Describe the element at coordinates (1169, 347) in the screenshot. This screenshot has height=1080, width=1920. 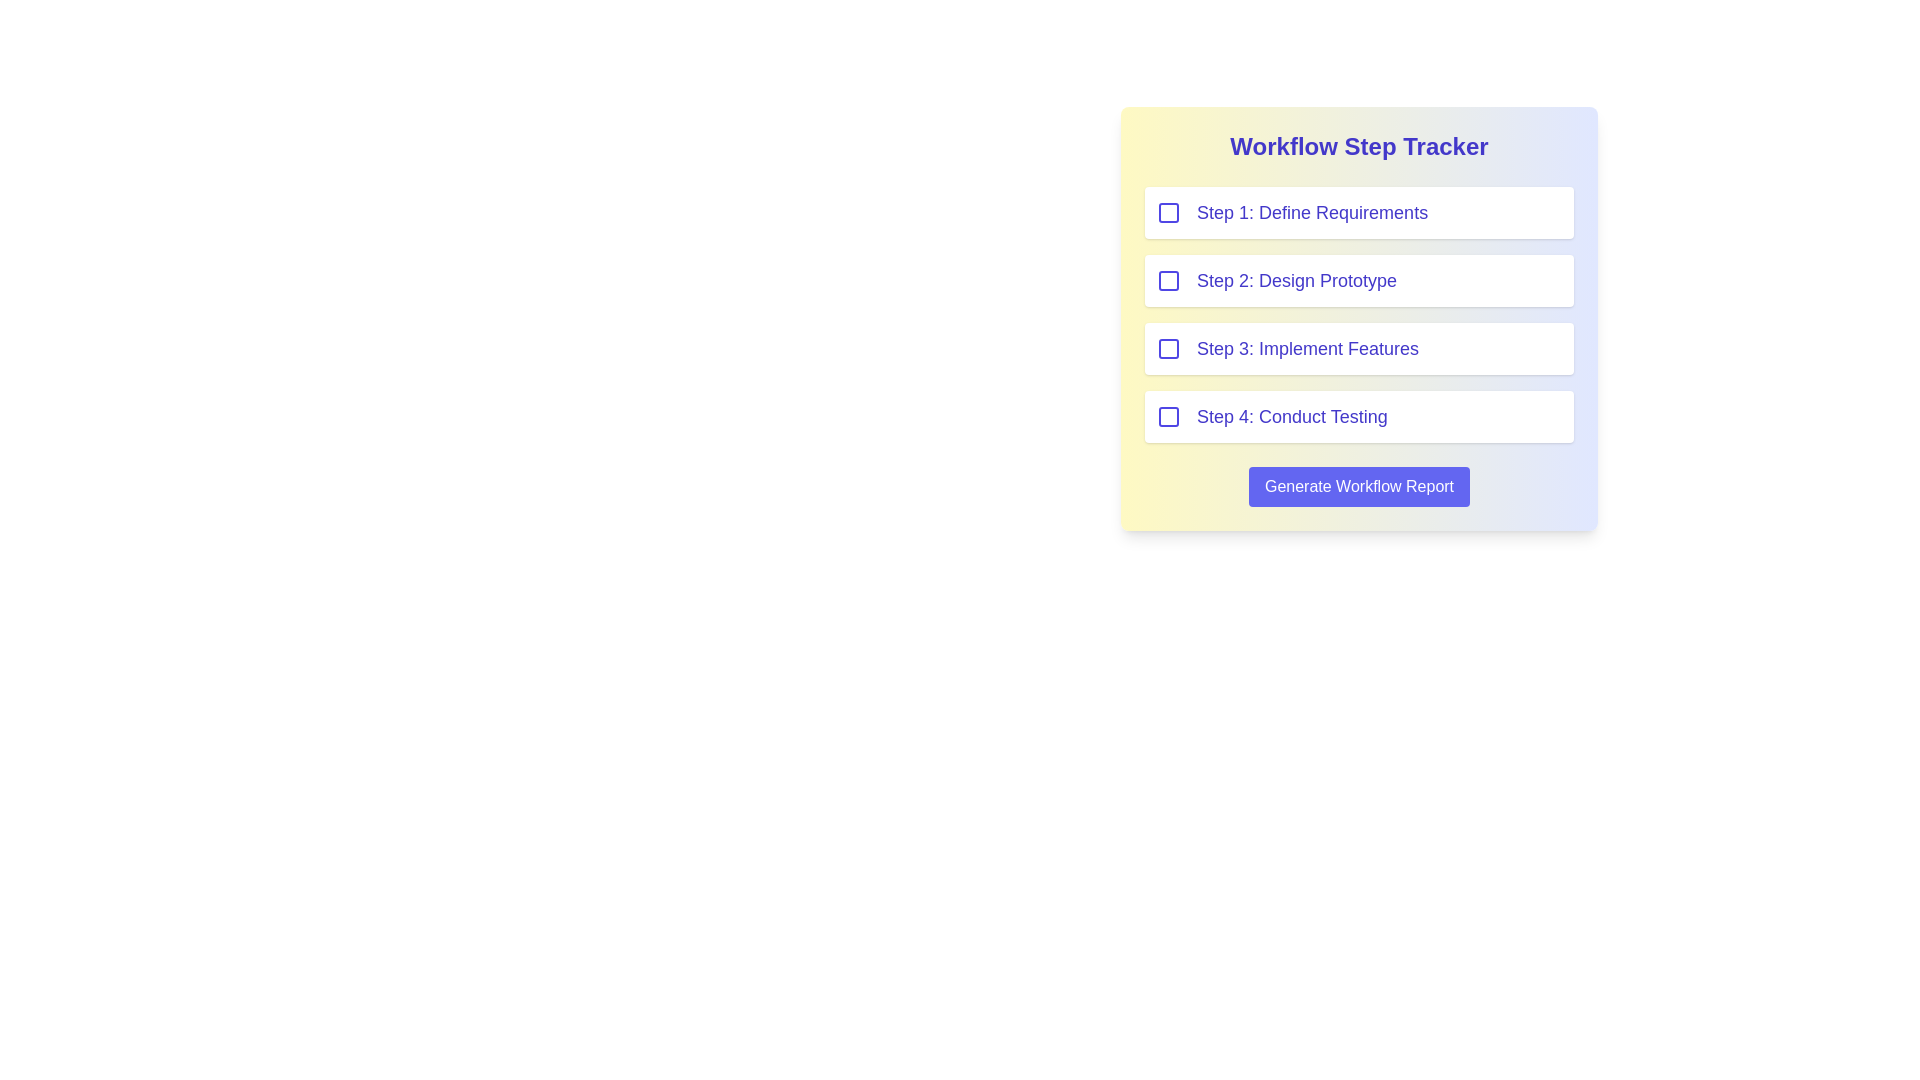
I see `the interactive checkbox for 'Step 3: Implement Features'` at that location.